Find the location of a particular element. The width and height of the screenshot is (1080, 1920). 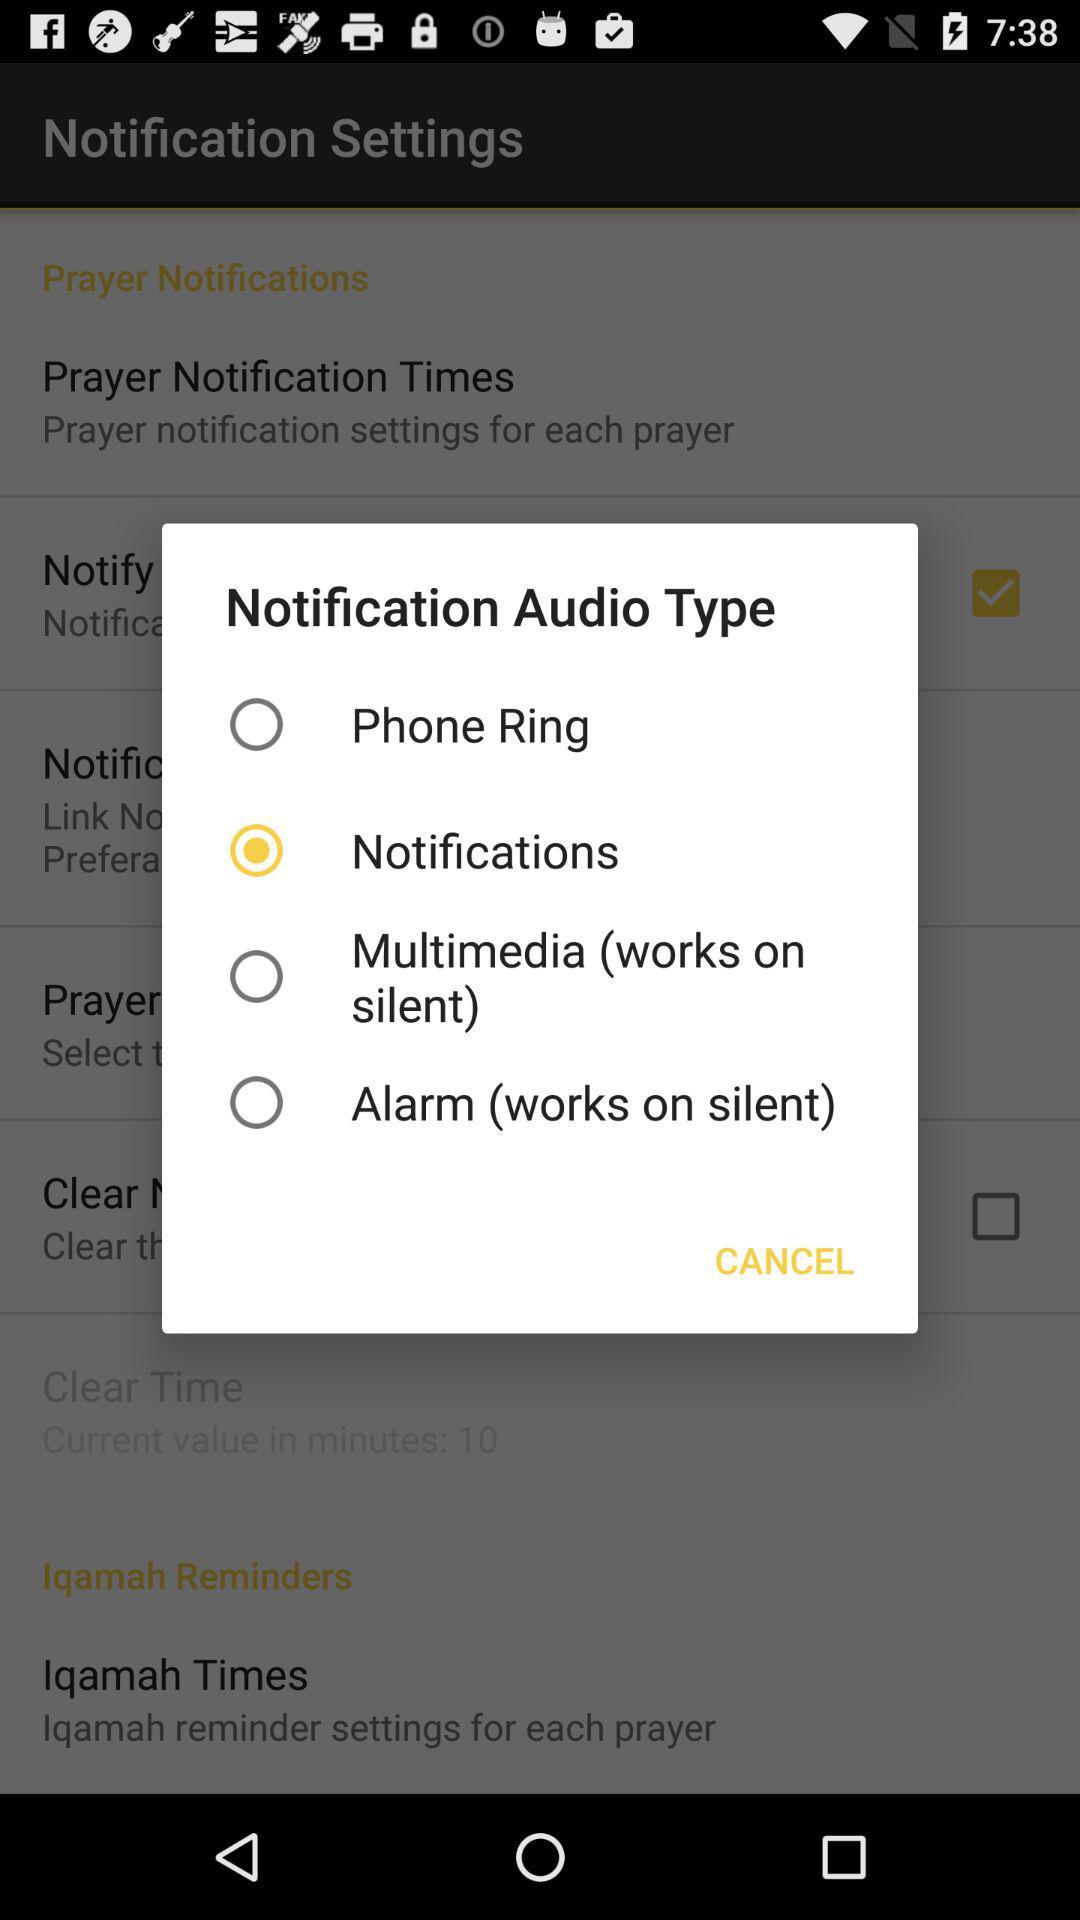

the button on the right is located at coordinates (783, 1258).